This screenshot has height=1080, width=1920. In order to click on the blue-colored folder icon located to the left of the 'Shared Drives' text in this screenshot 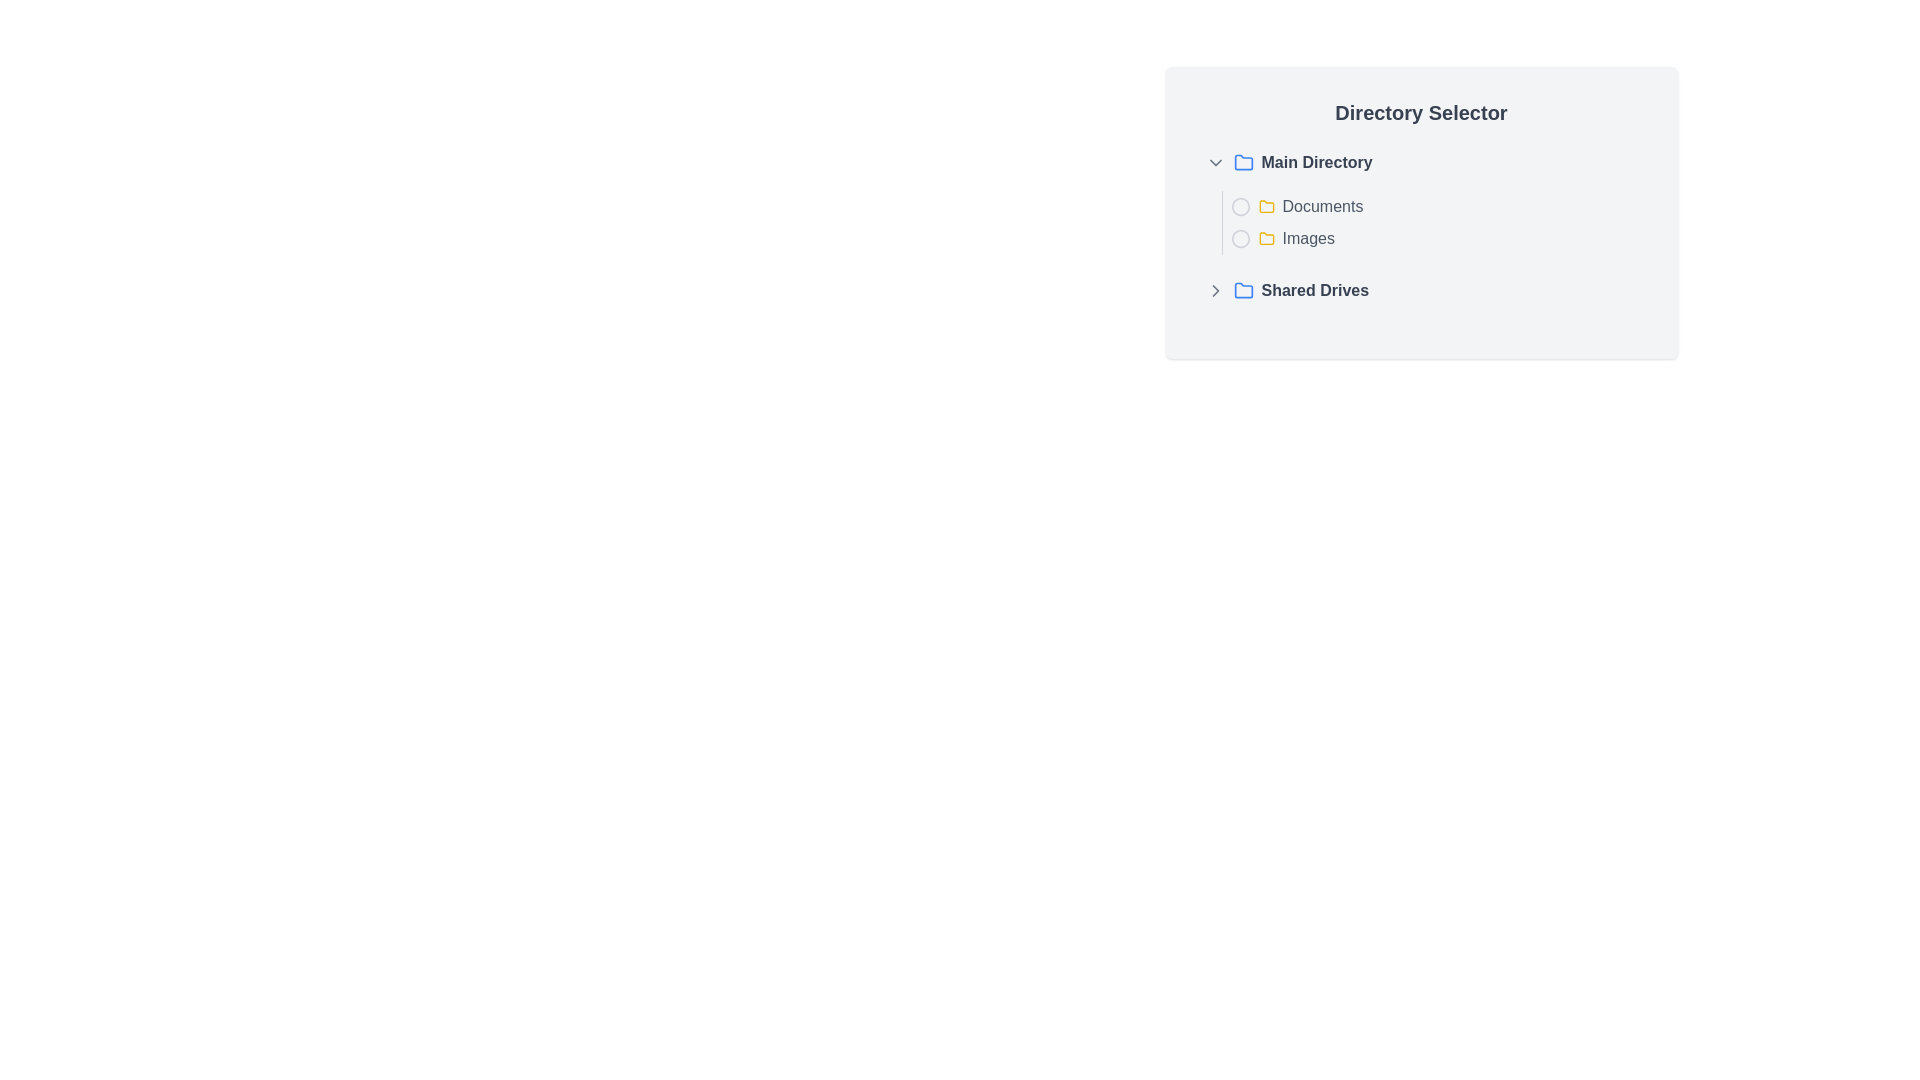, I will do `click(1242, 290)`.